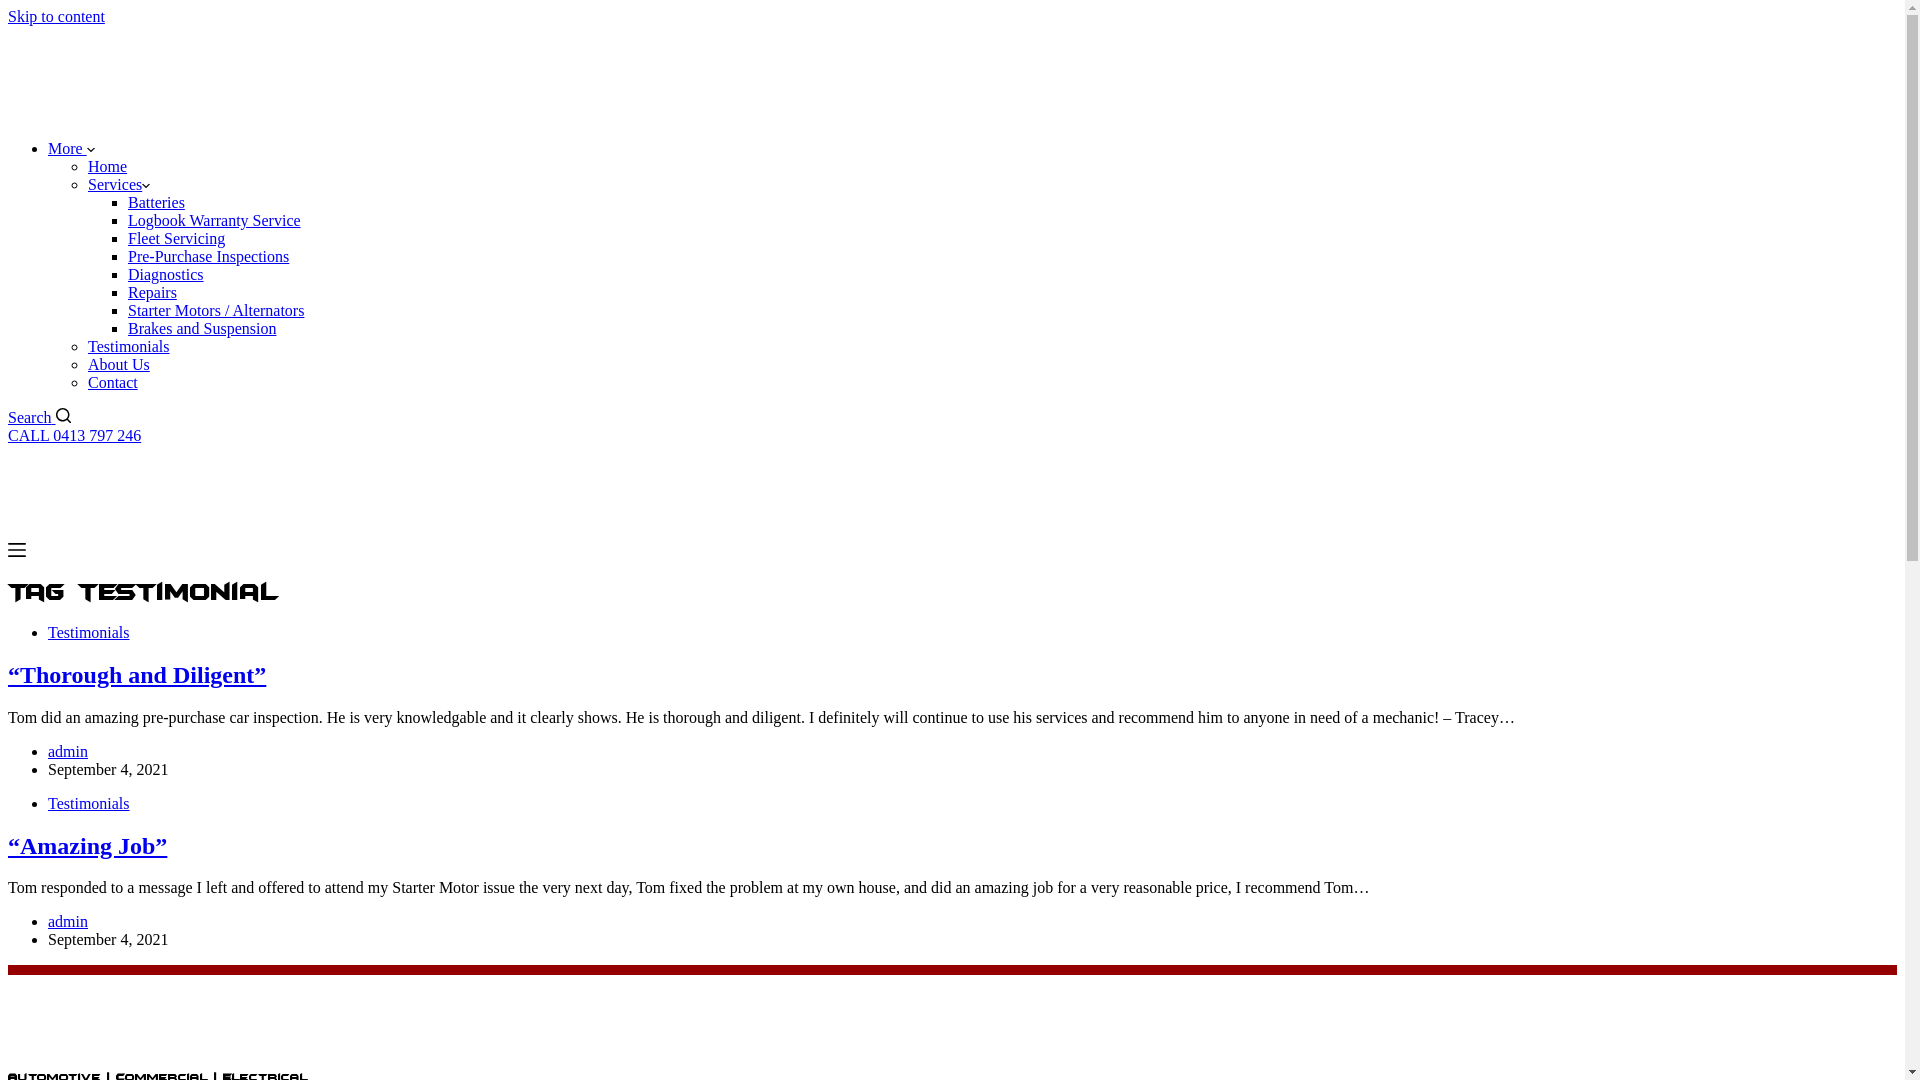  I want to click on 'Brakes and Suspension', so click(201, 327).